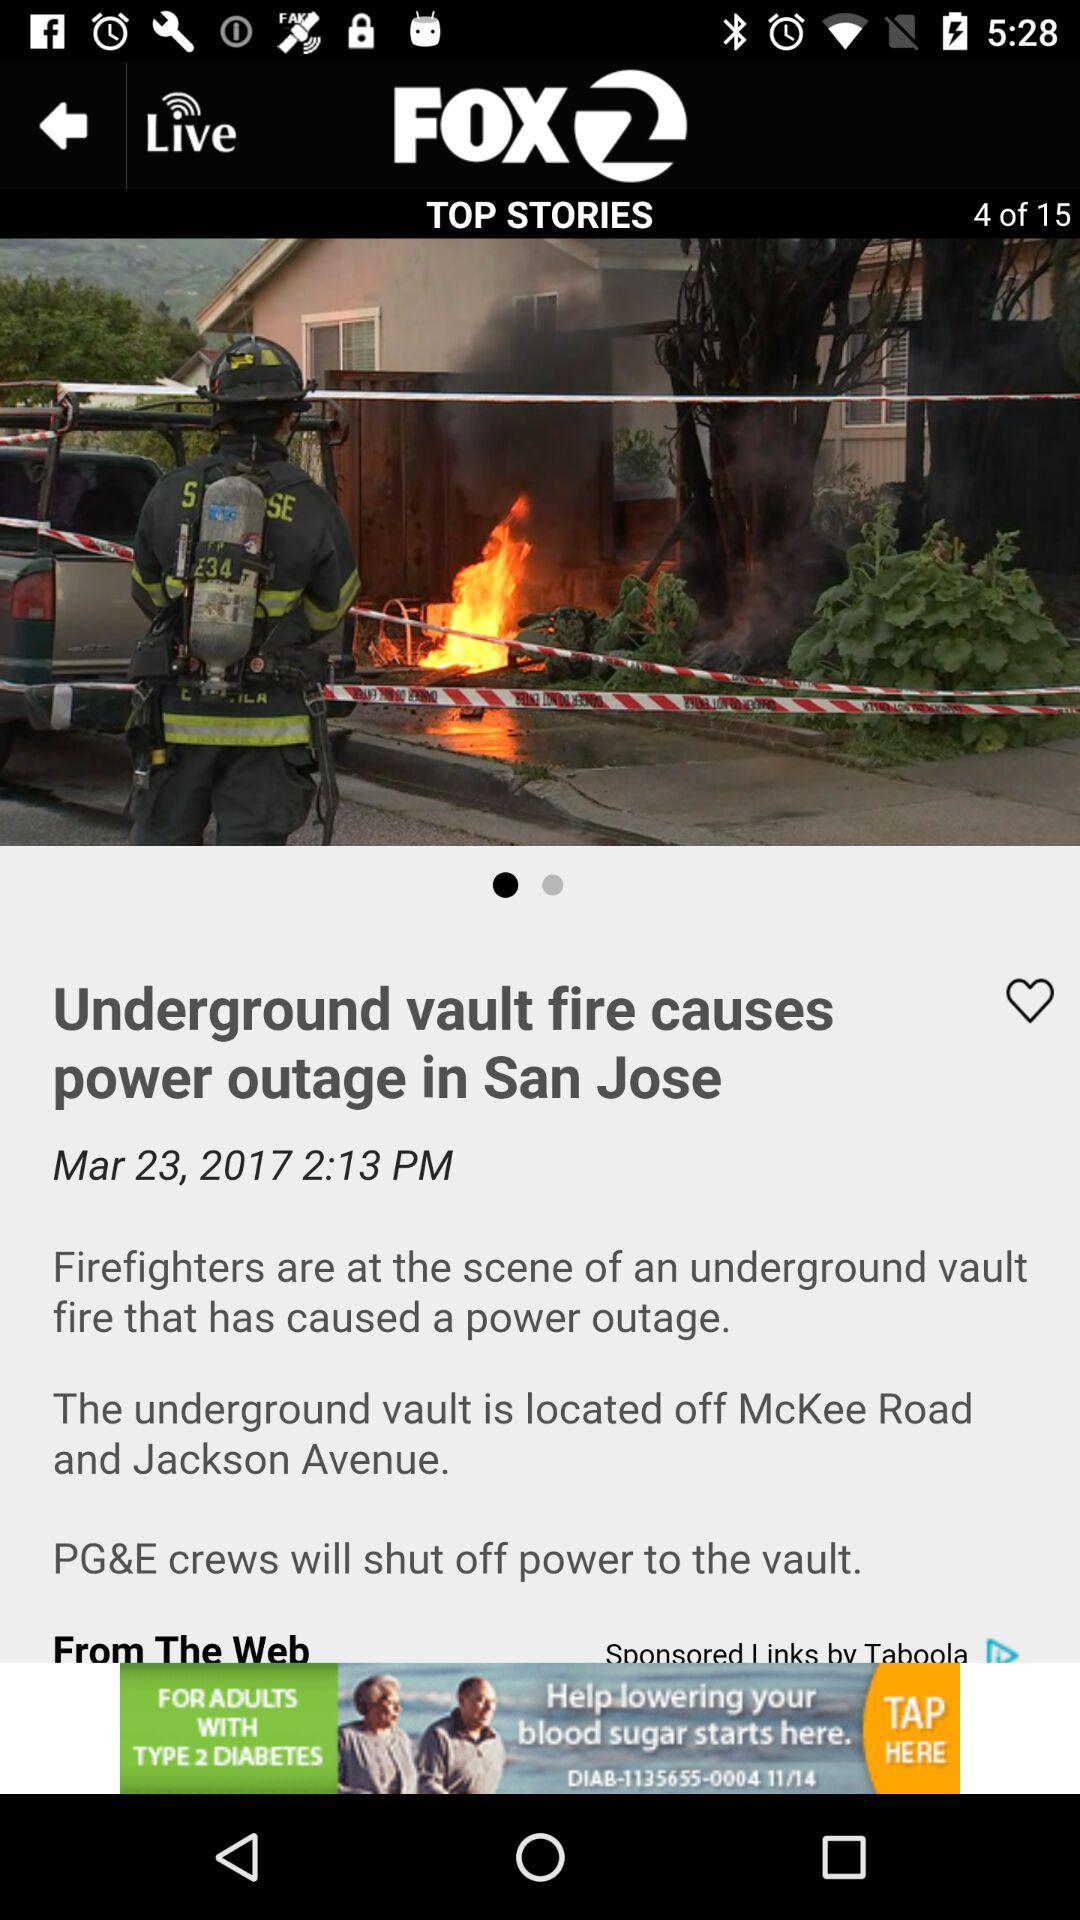 This screenshot has height=1920, width=1080. Describe the element at coordinates (1017, 1000) in the screenshot. I see `the favorite icon` at that location.